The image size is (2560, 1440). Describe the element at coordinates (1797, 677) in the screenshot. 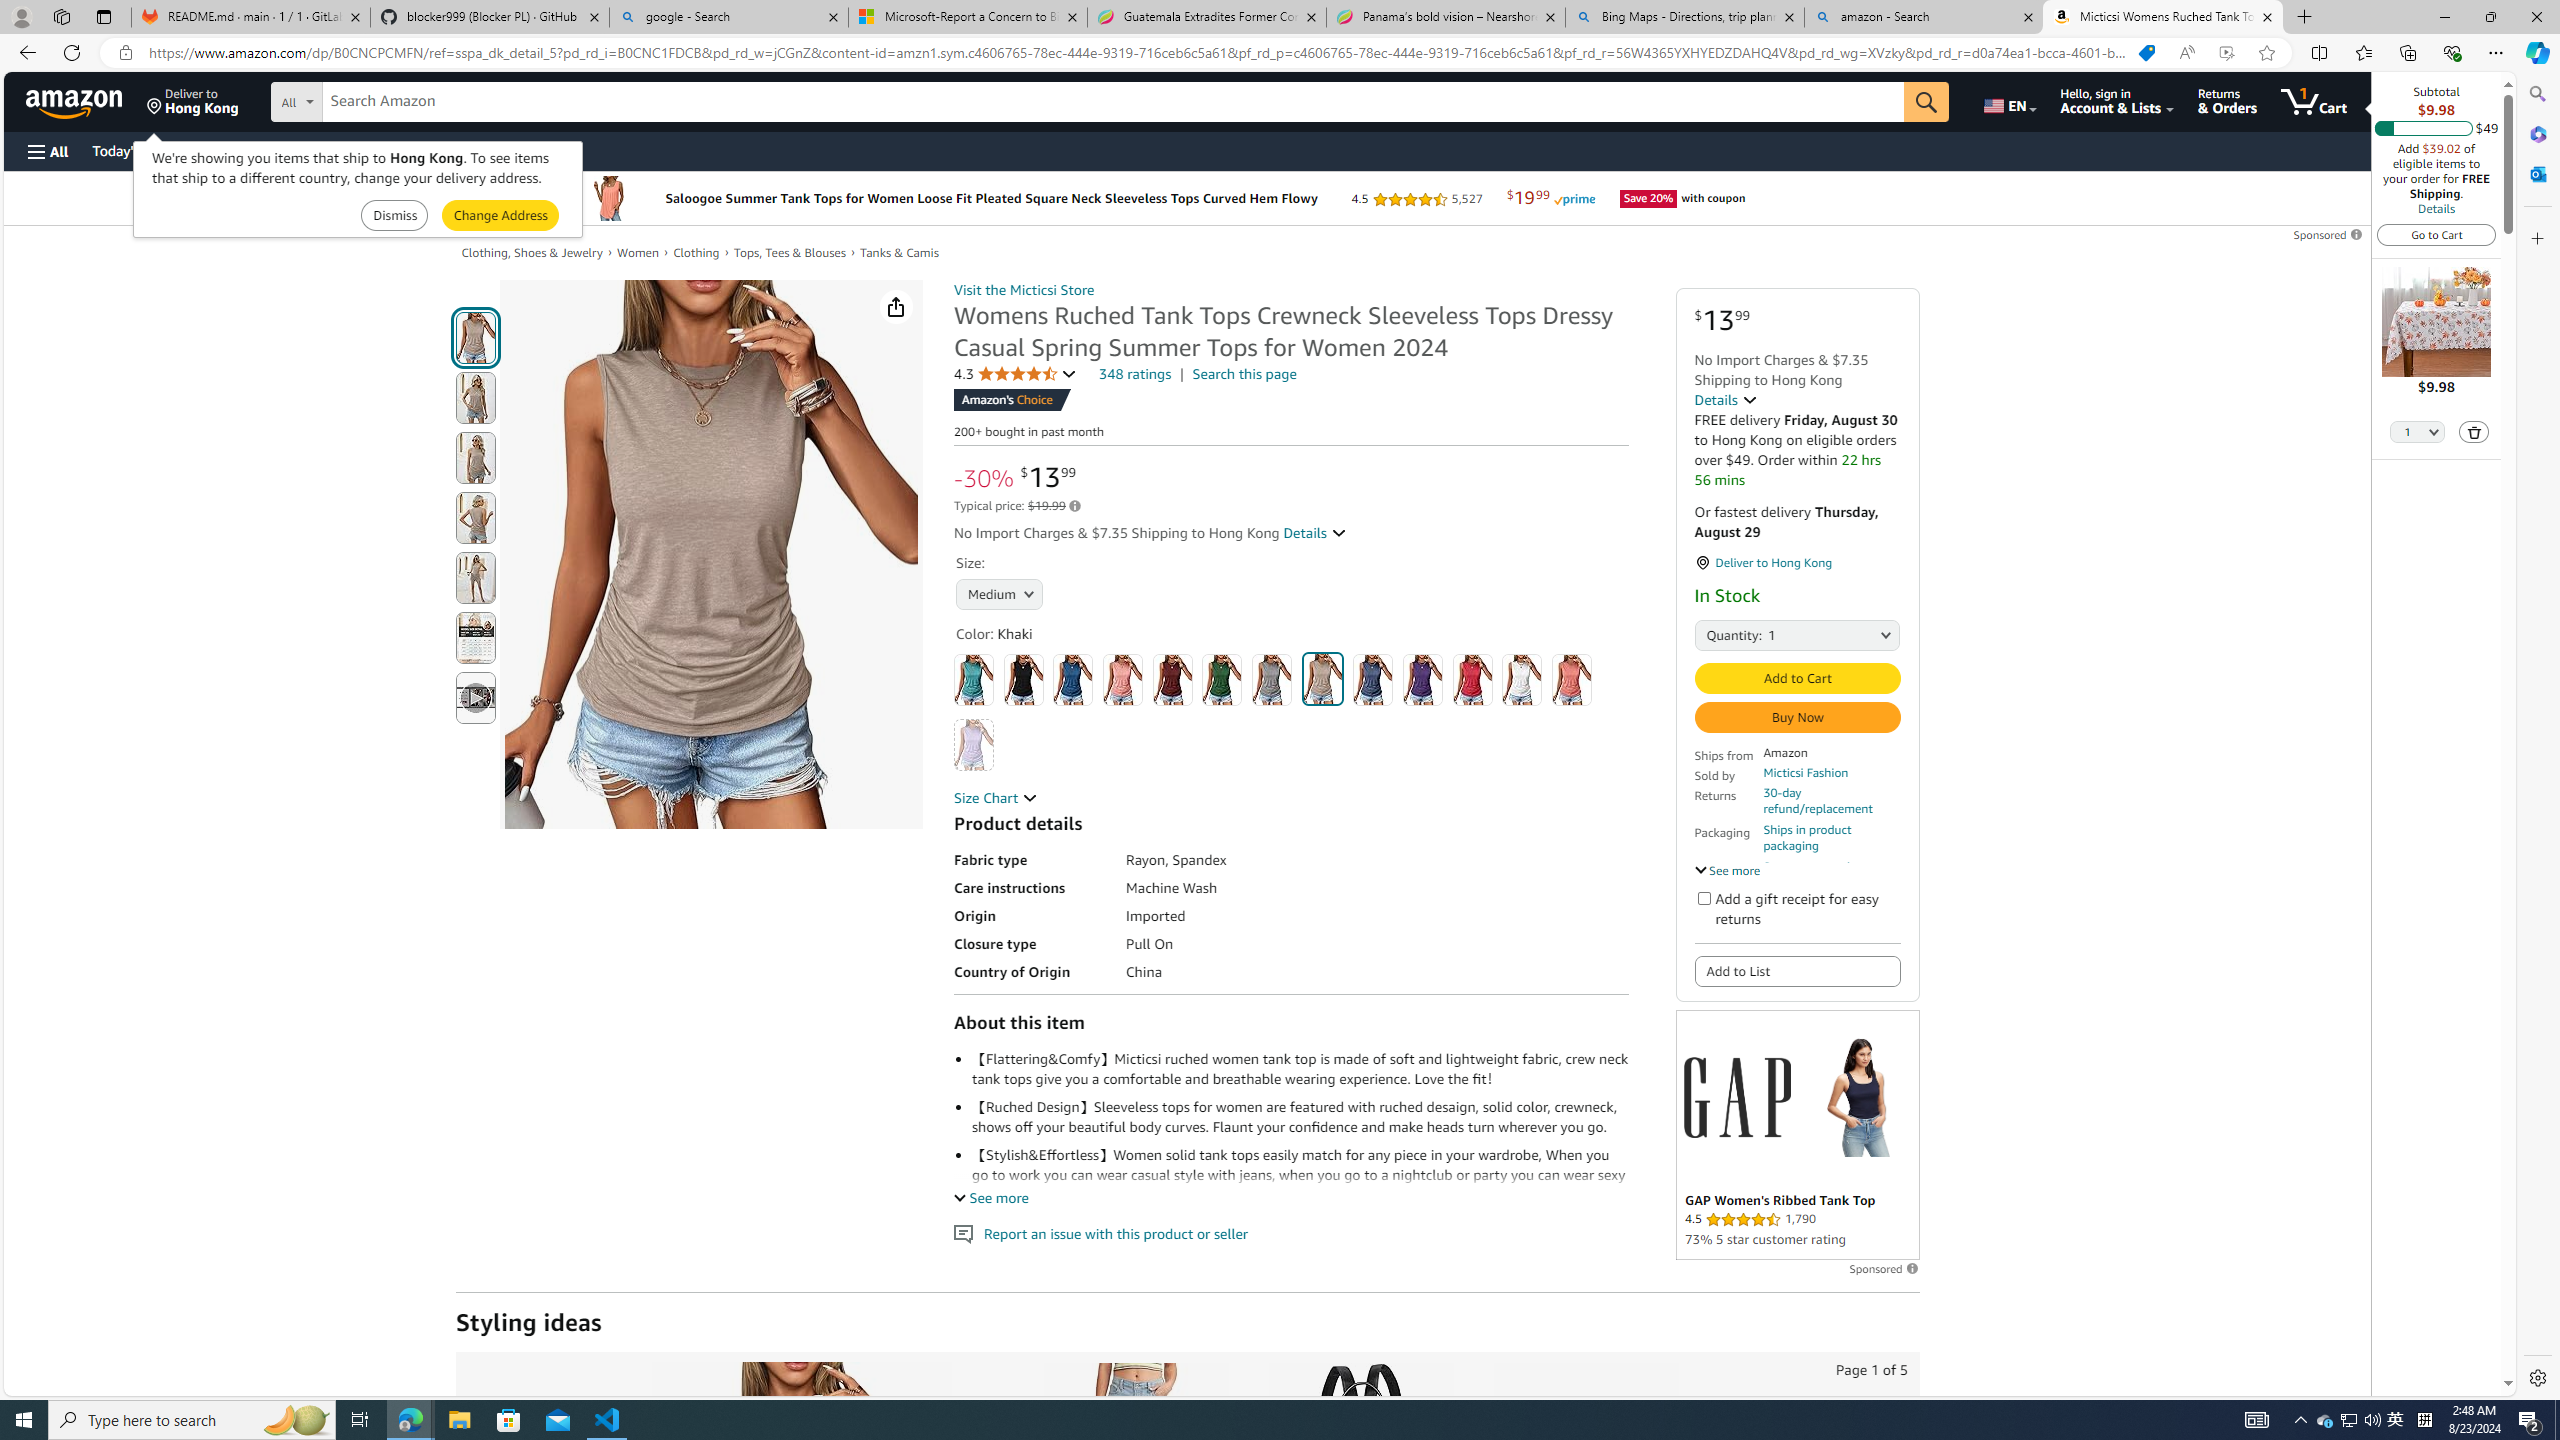

I see `'Add to Cart'` at that location.